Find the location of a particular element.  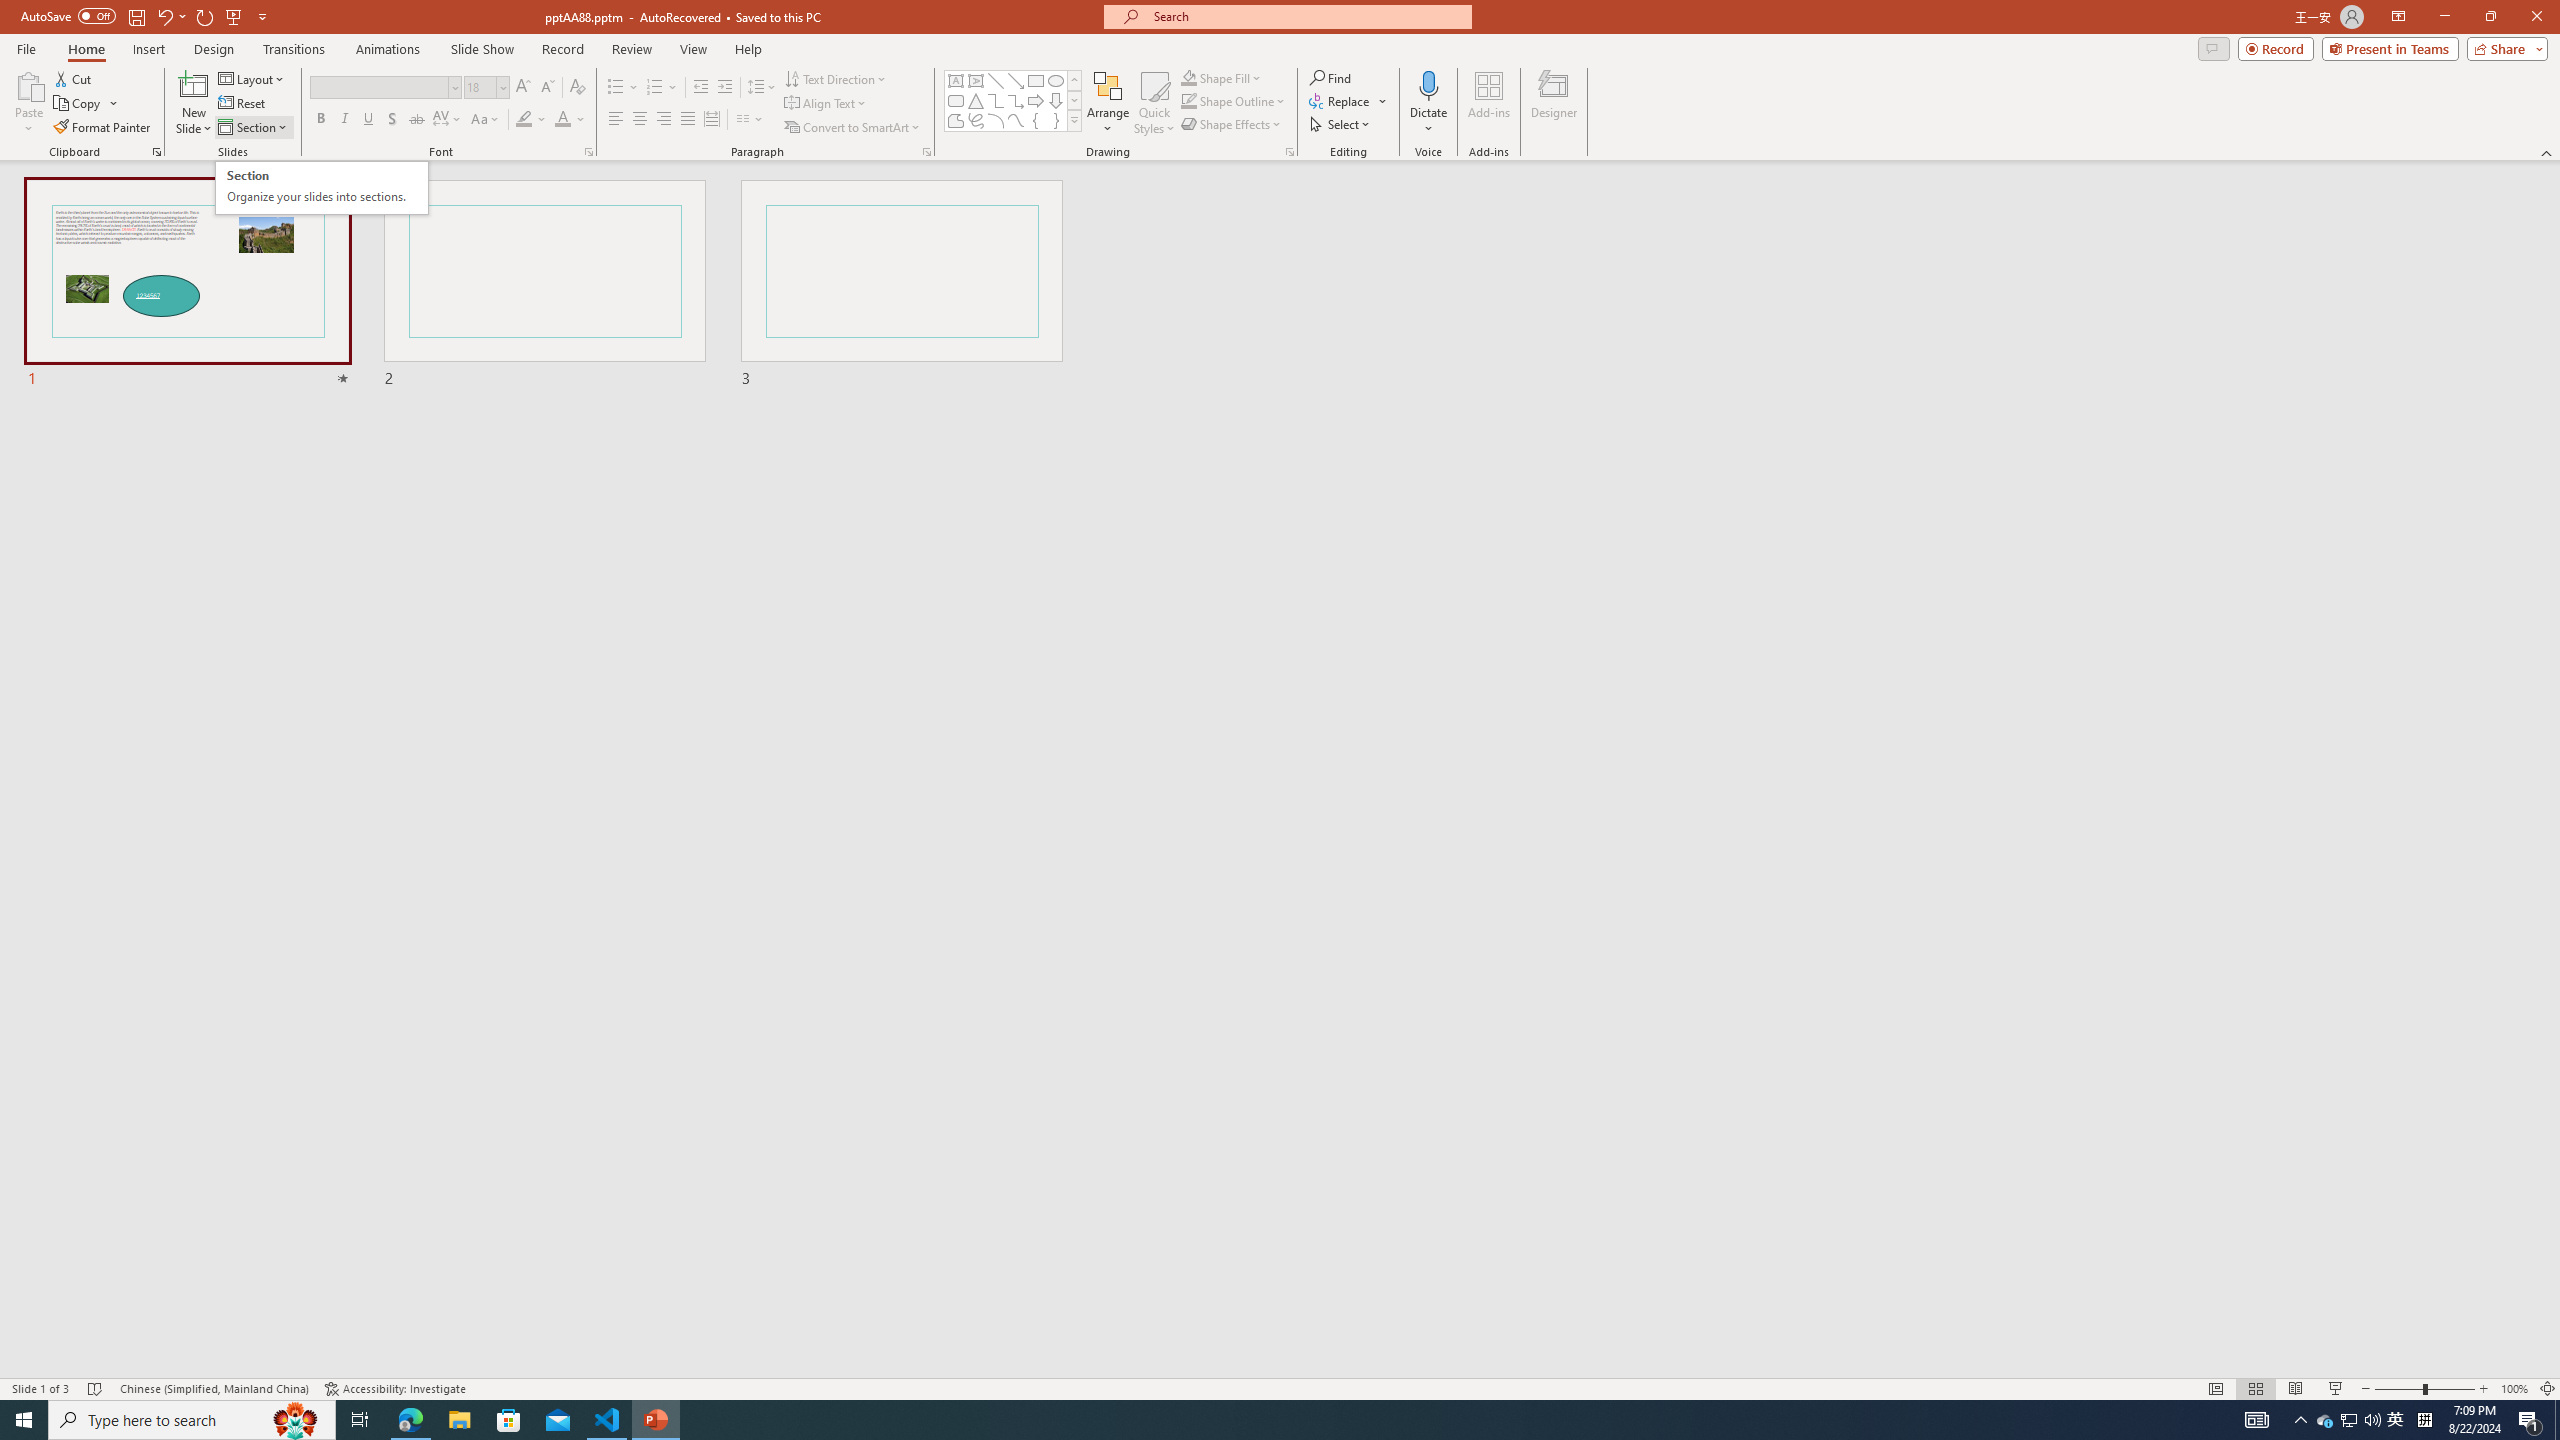

'Zoom 100%' is located at coordinates (2515, 1389).